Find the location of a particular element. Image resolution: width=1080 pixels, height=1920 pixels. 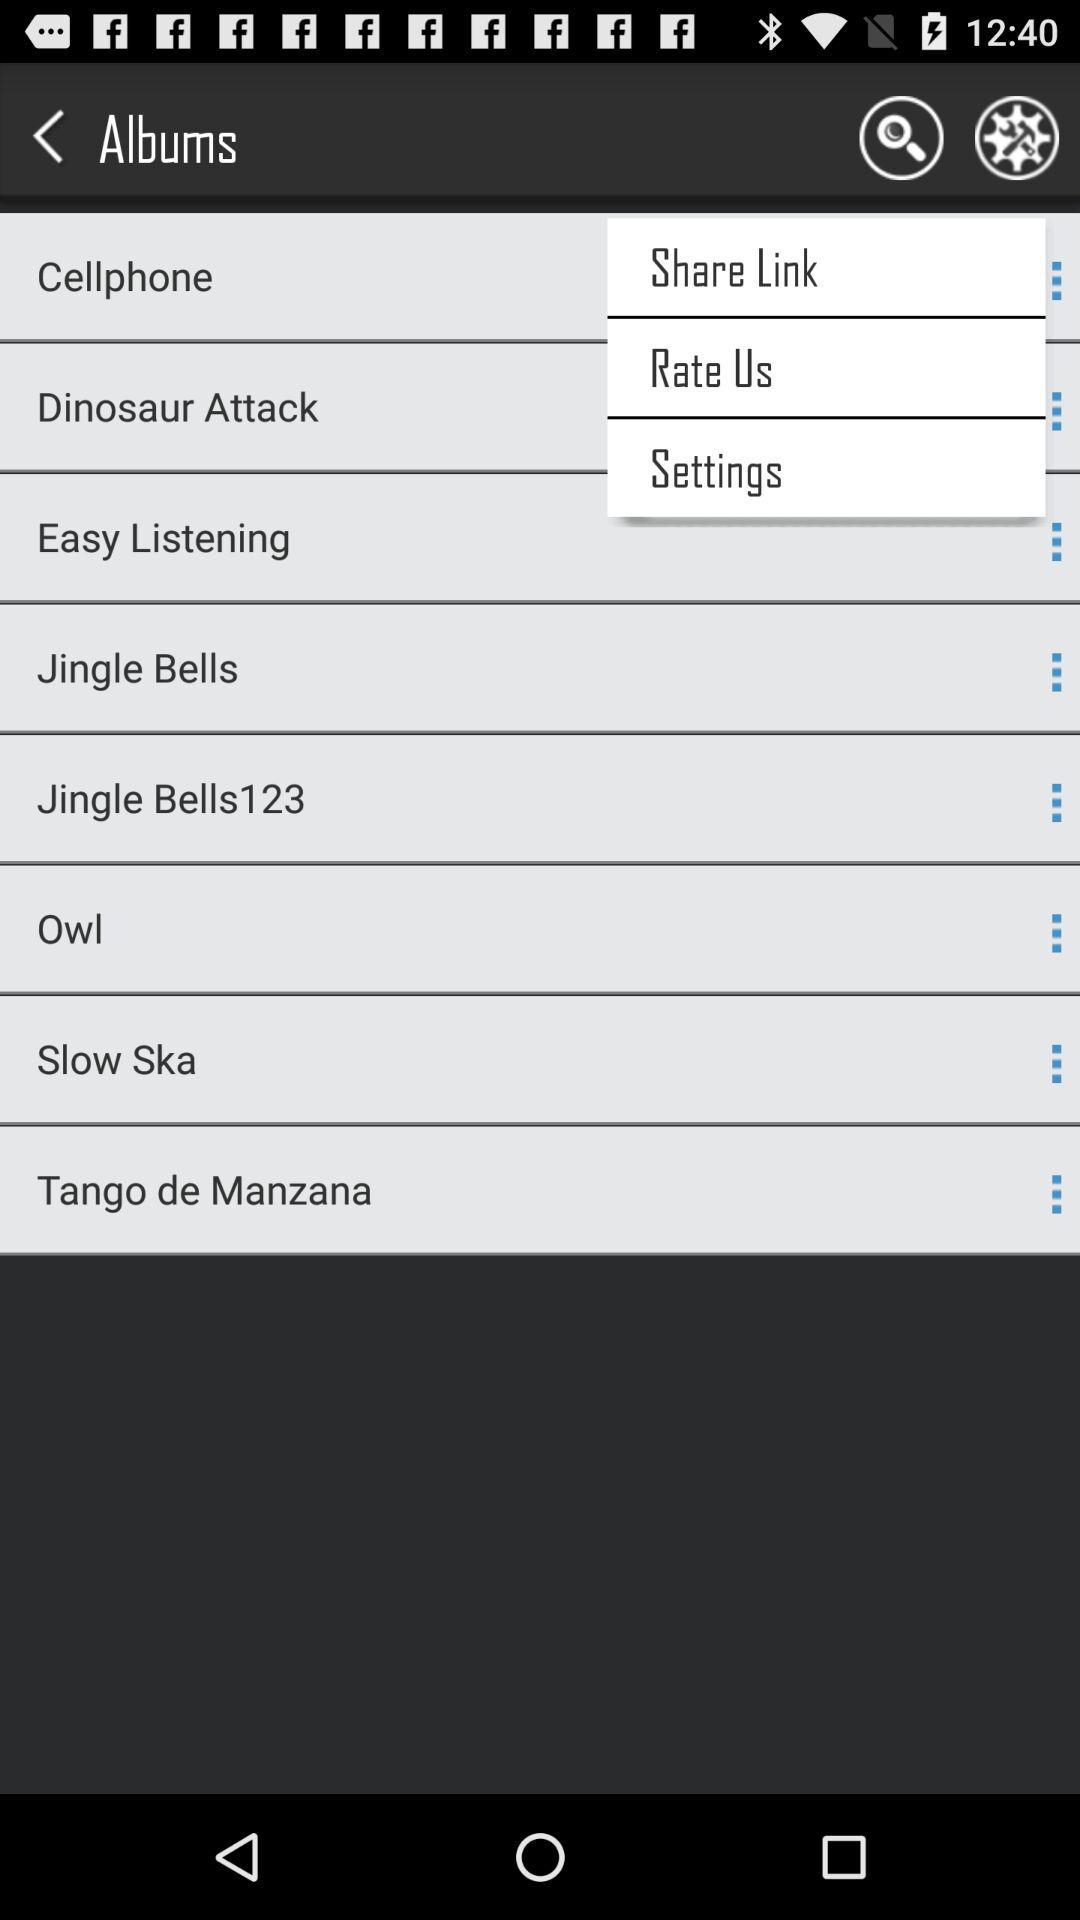

the second 3dots from the bottom is located at coordinates (1055, 1063).